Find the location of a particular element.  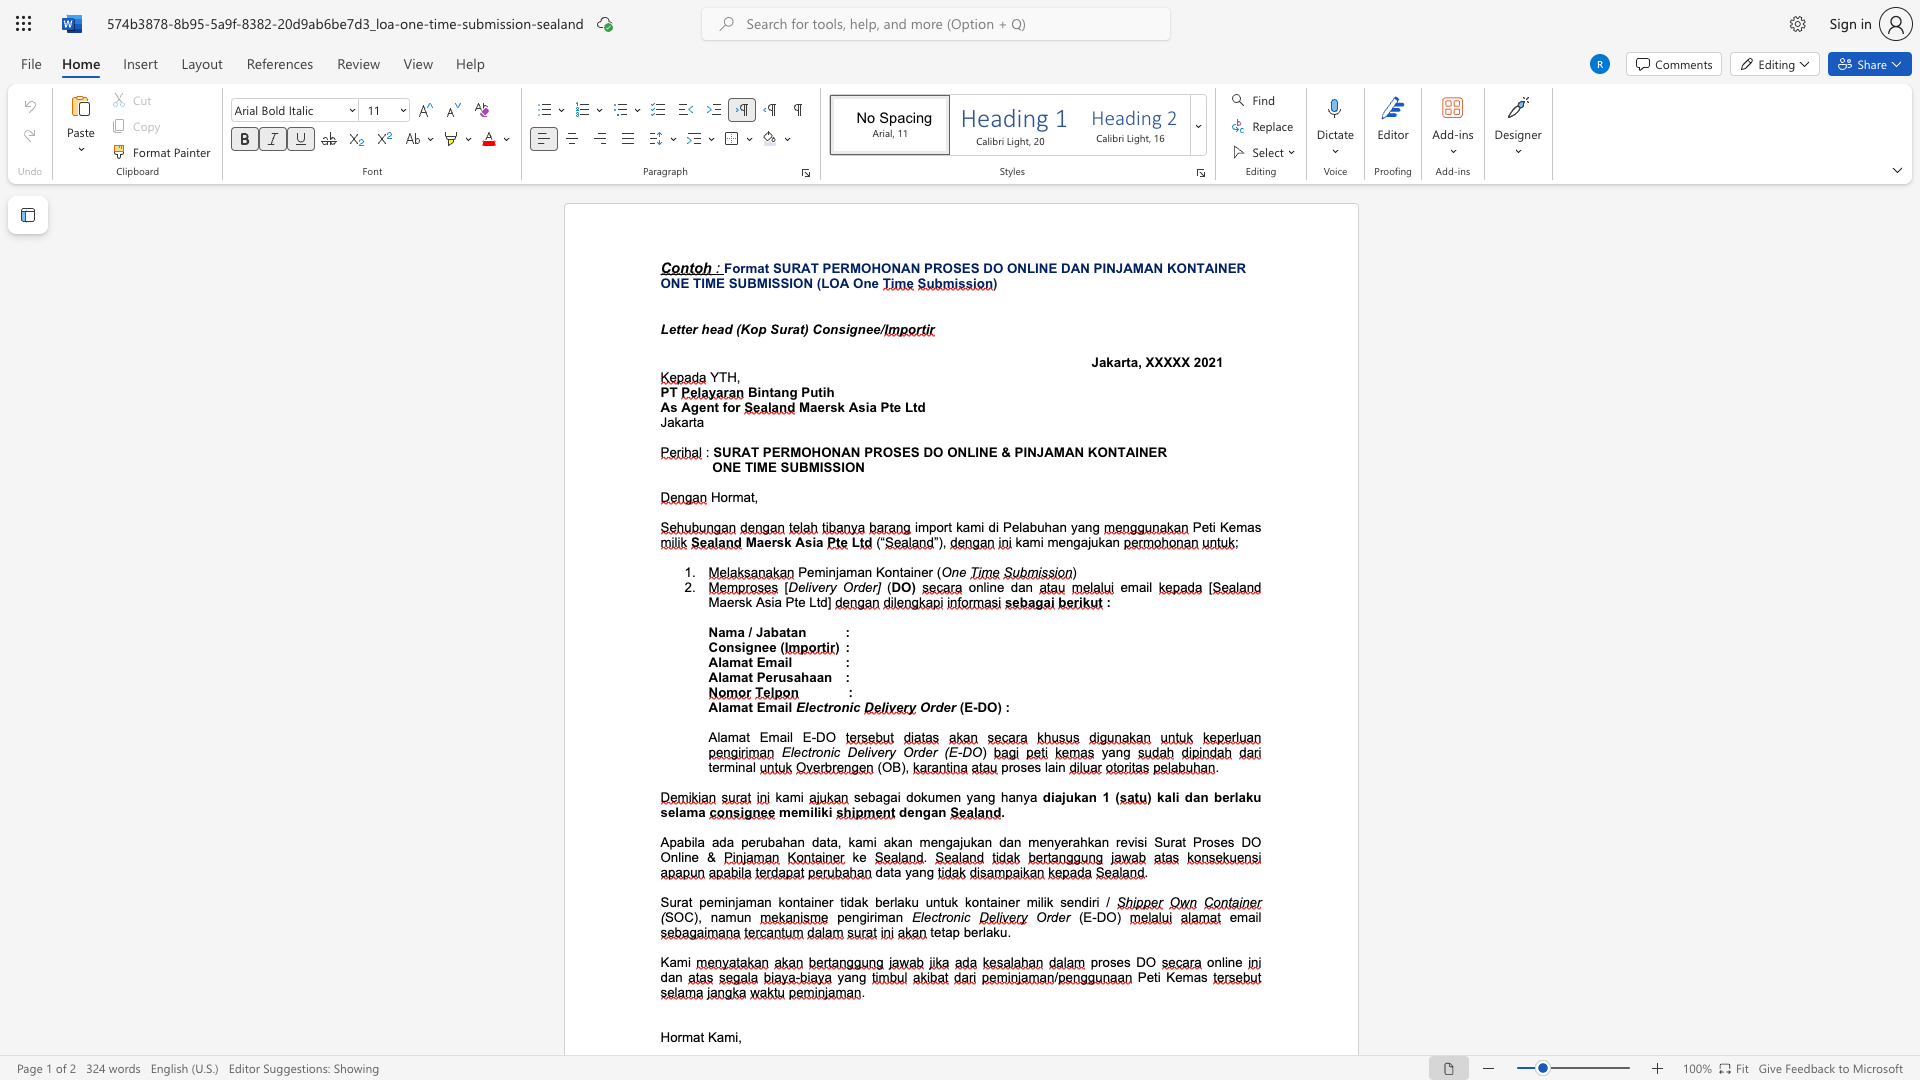

the subset text "aku" within the text "tetap berlaku." is located at coordinates (985, 932).